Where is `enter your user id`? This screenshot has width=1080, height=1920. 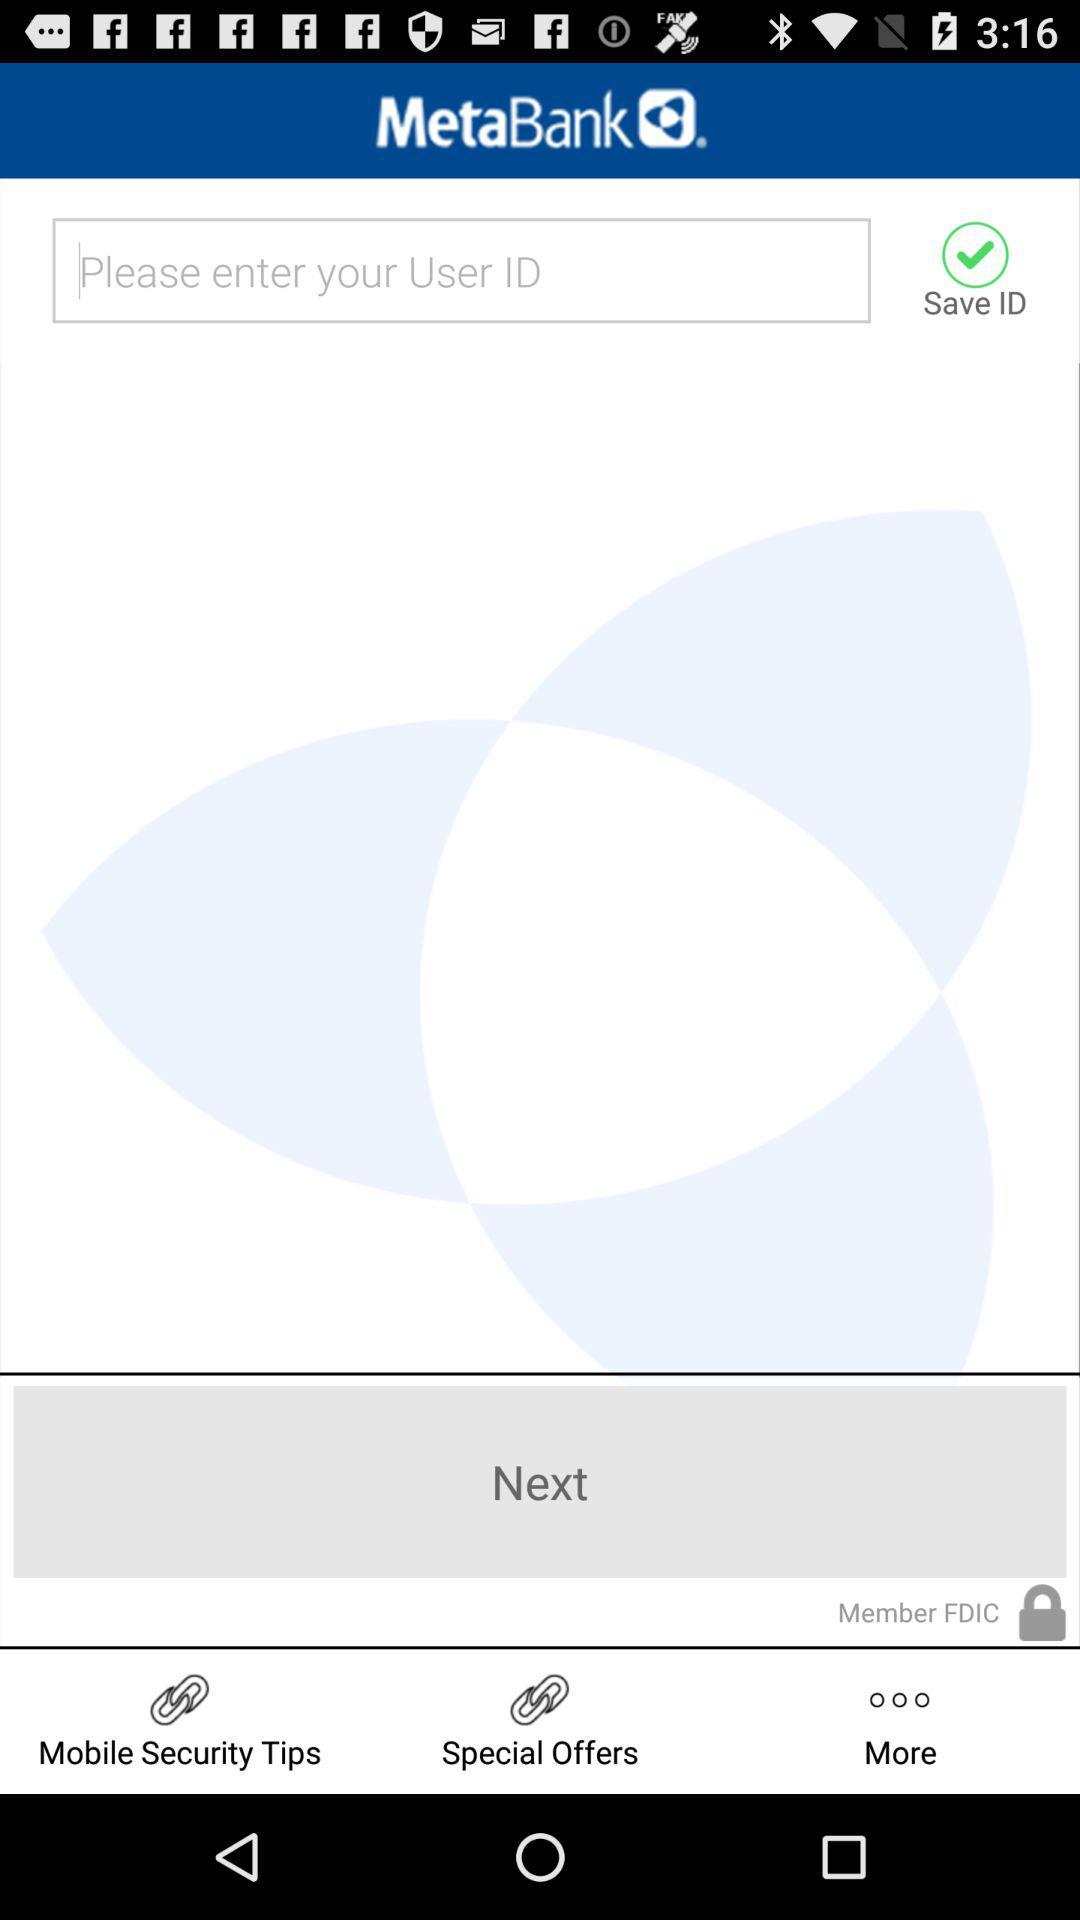 enter your user id is located at coordinates (461, 269).